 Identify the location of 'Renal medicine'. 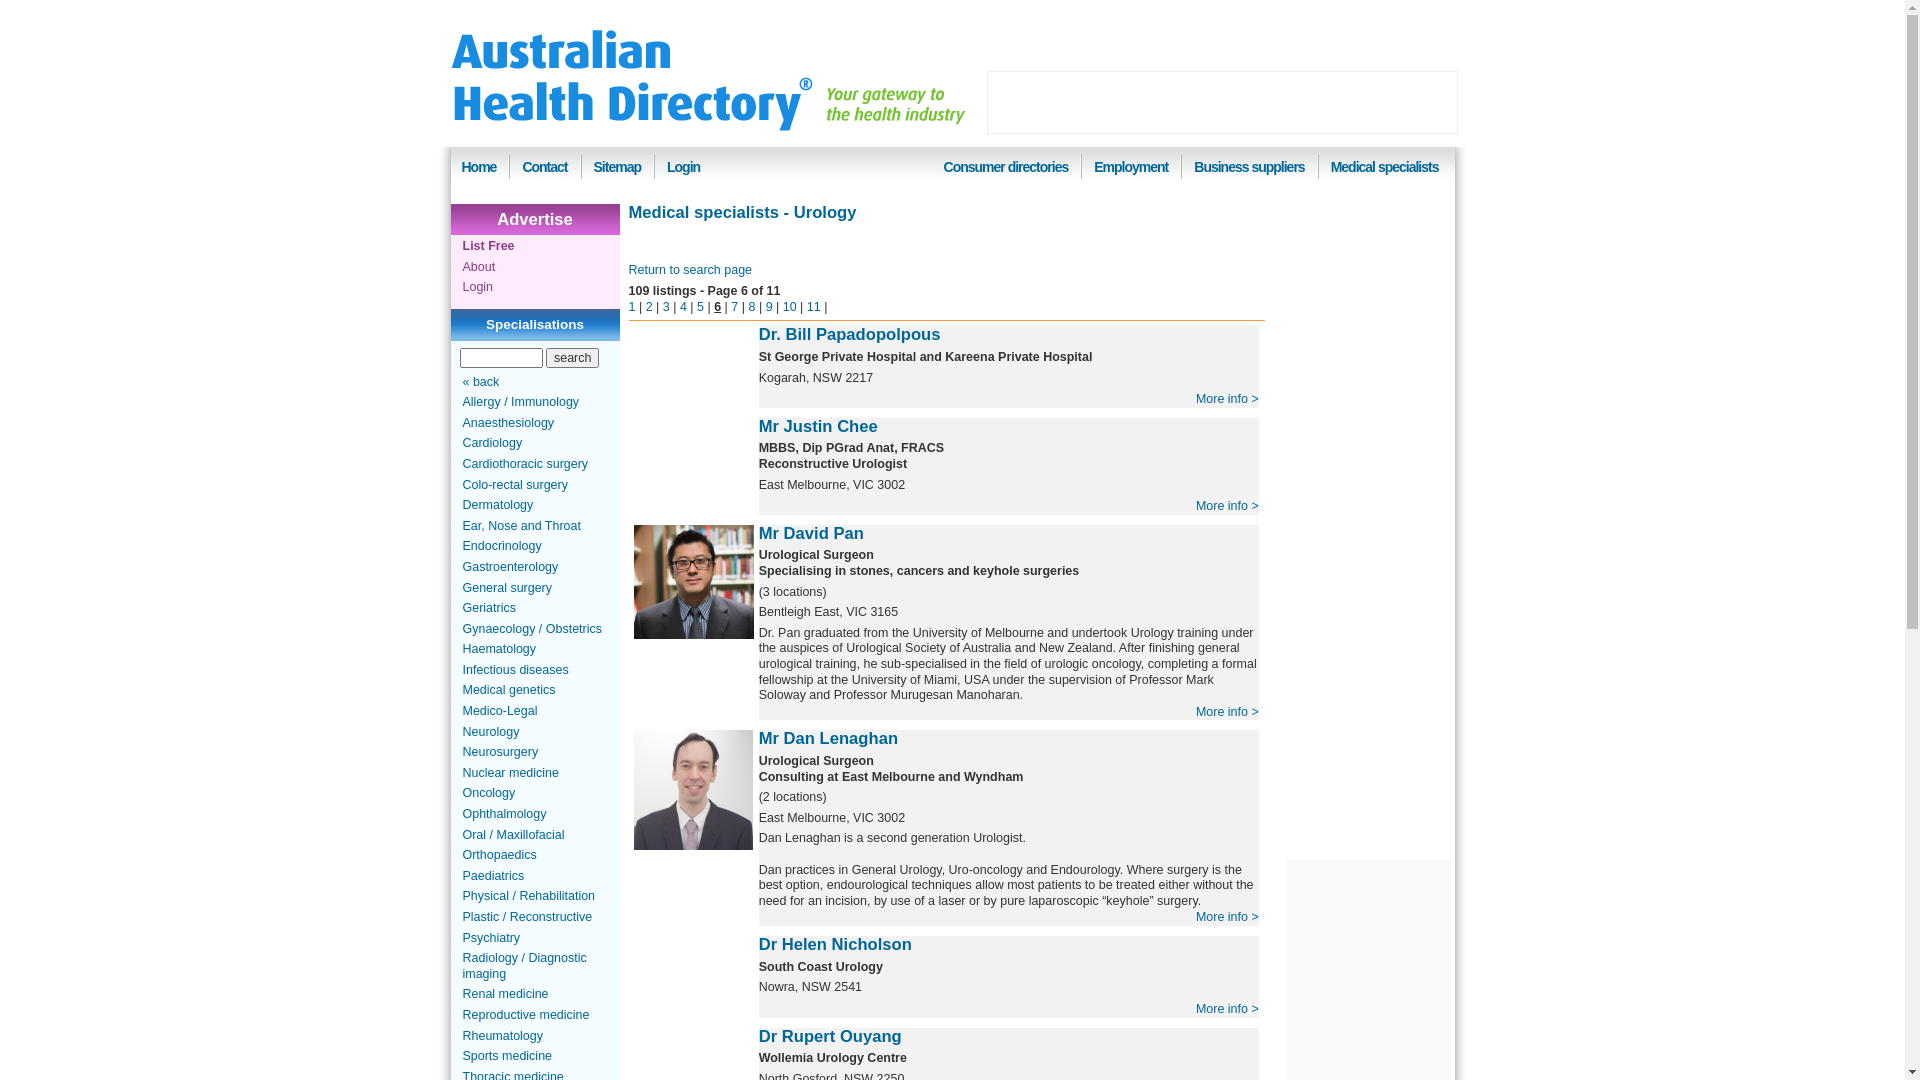
(504, 994).